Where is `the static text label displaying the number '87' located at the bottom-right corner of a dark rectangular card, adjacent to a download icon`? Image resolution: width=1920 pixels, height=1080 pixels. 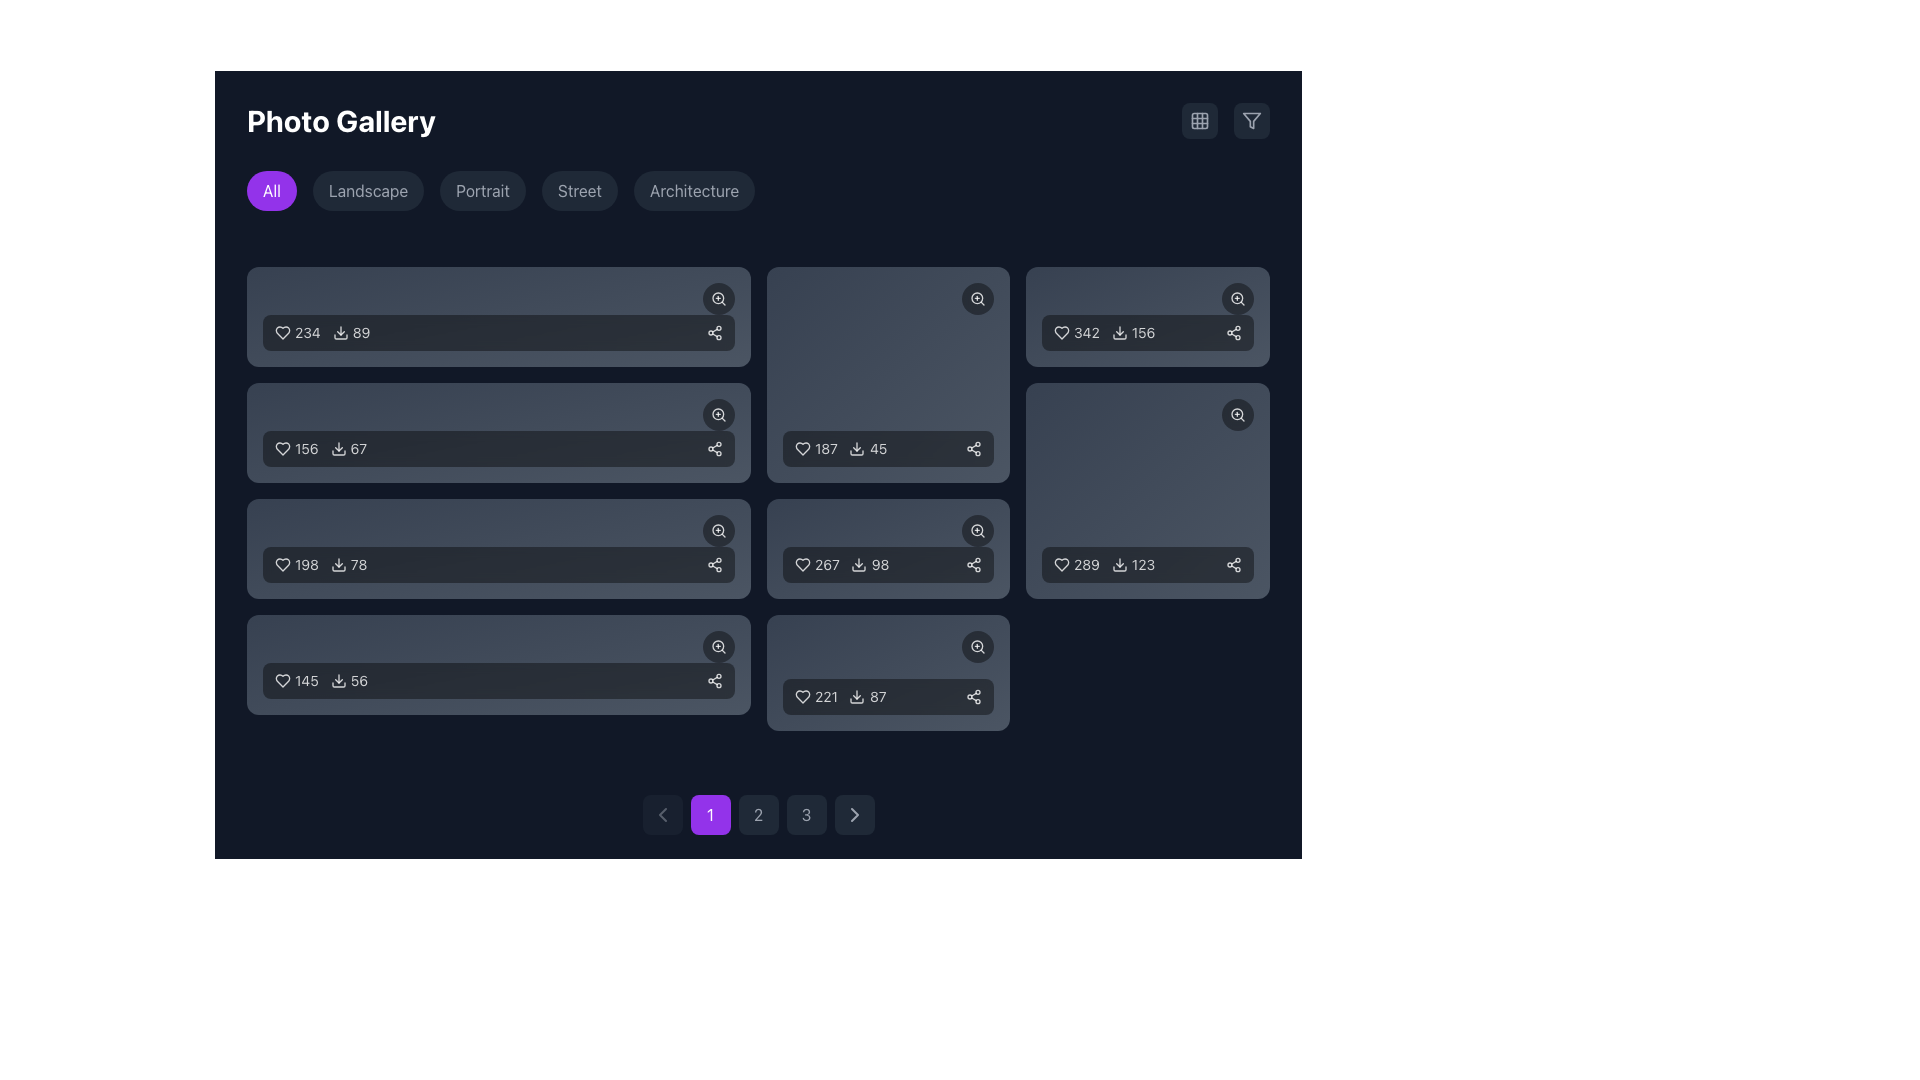
the static text label displaying the number '87' located at the bottom-right corner of a dark rectangular card, adjacent to a download icon is located at coordinates (877, 696).